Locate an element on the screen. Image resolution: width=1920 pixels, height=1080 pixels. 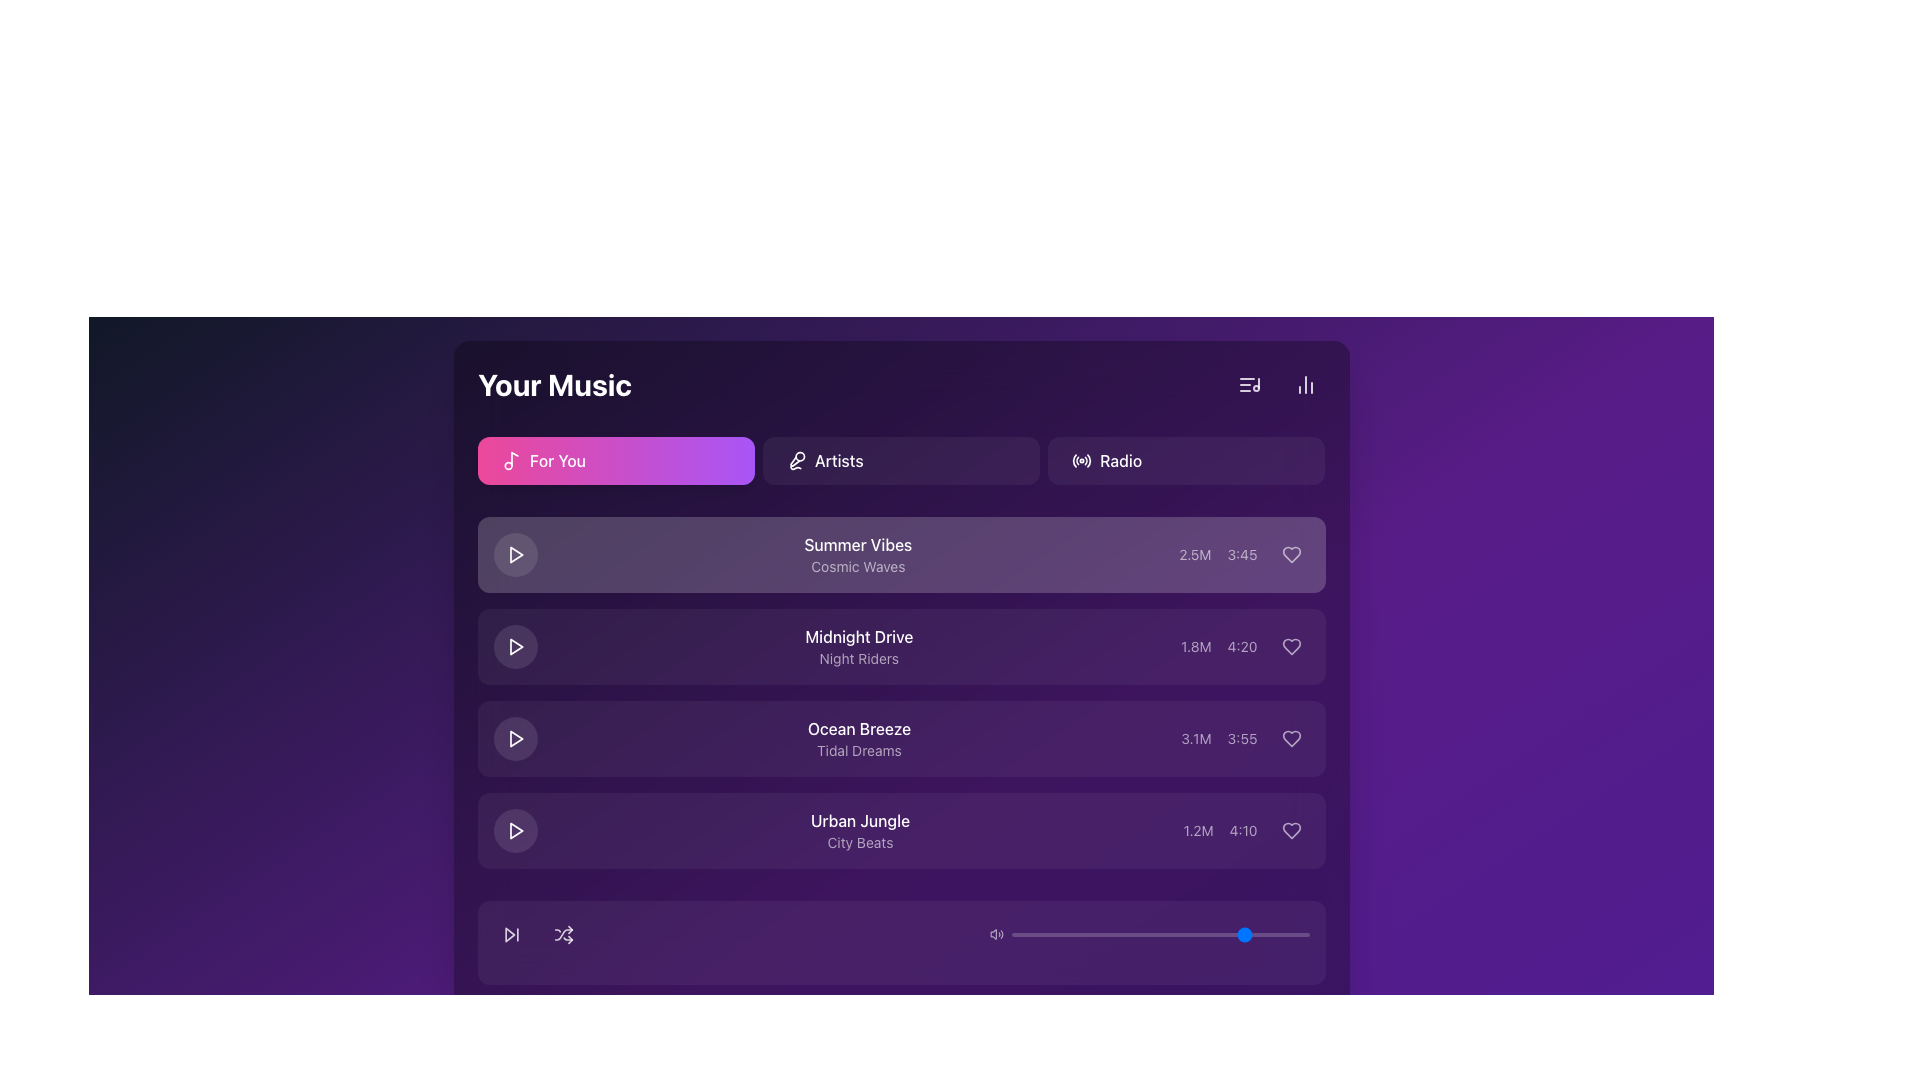
the 'Artists' navigation button, which is the middle button in a group of three at the top section of the interface is located at coordinates (900, 461).